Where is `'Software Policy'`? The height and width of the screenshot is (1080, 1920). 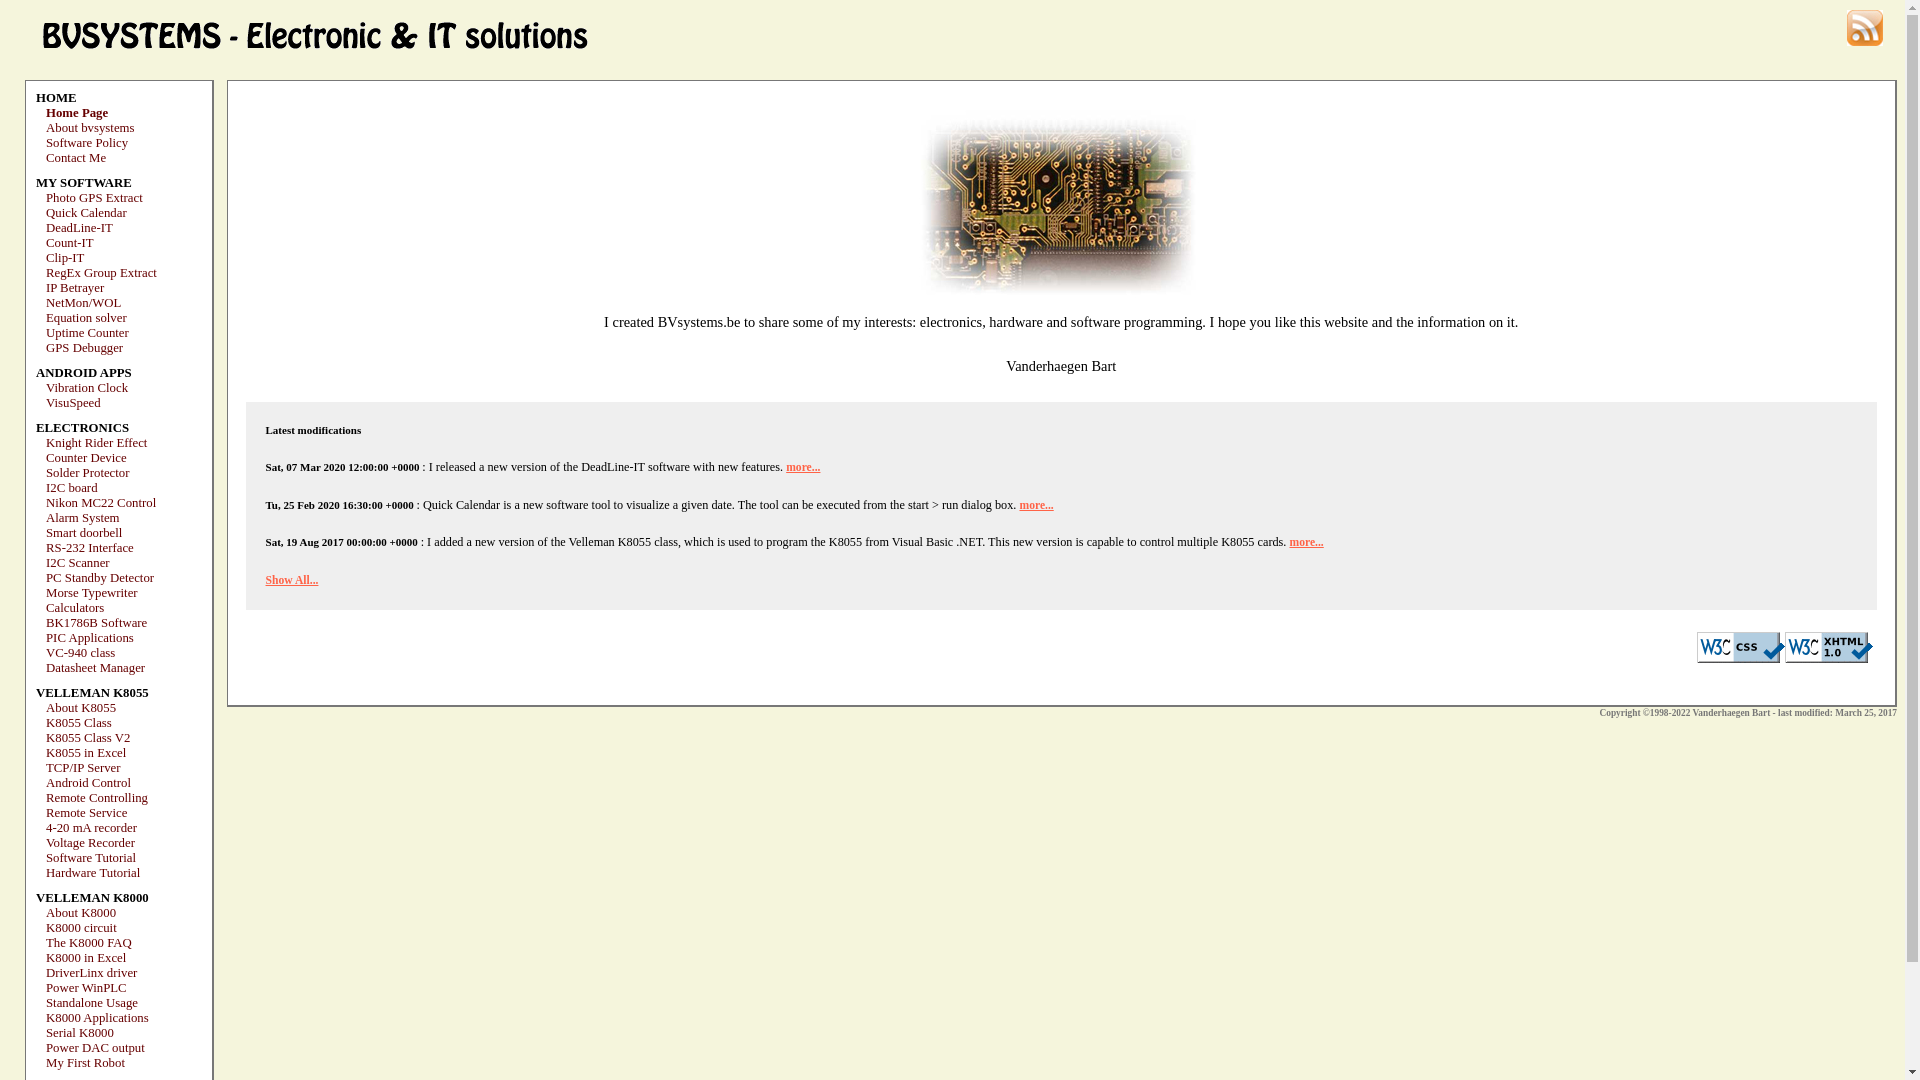
'Software Policy' is located at coordinates (85, 141).